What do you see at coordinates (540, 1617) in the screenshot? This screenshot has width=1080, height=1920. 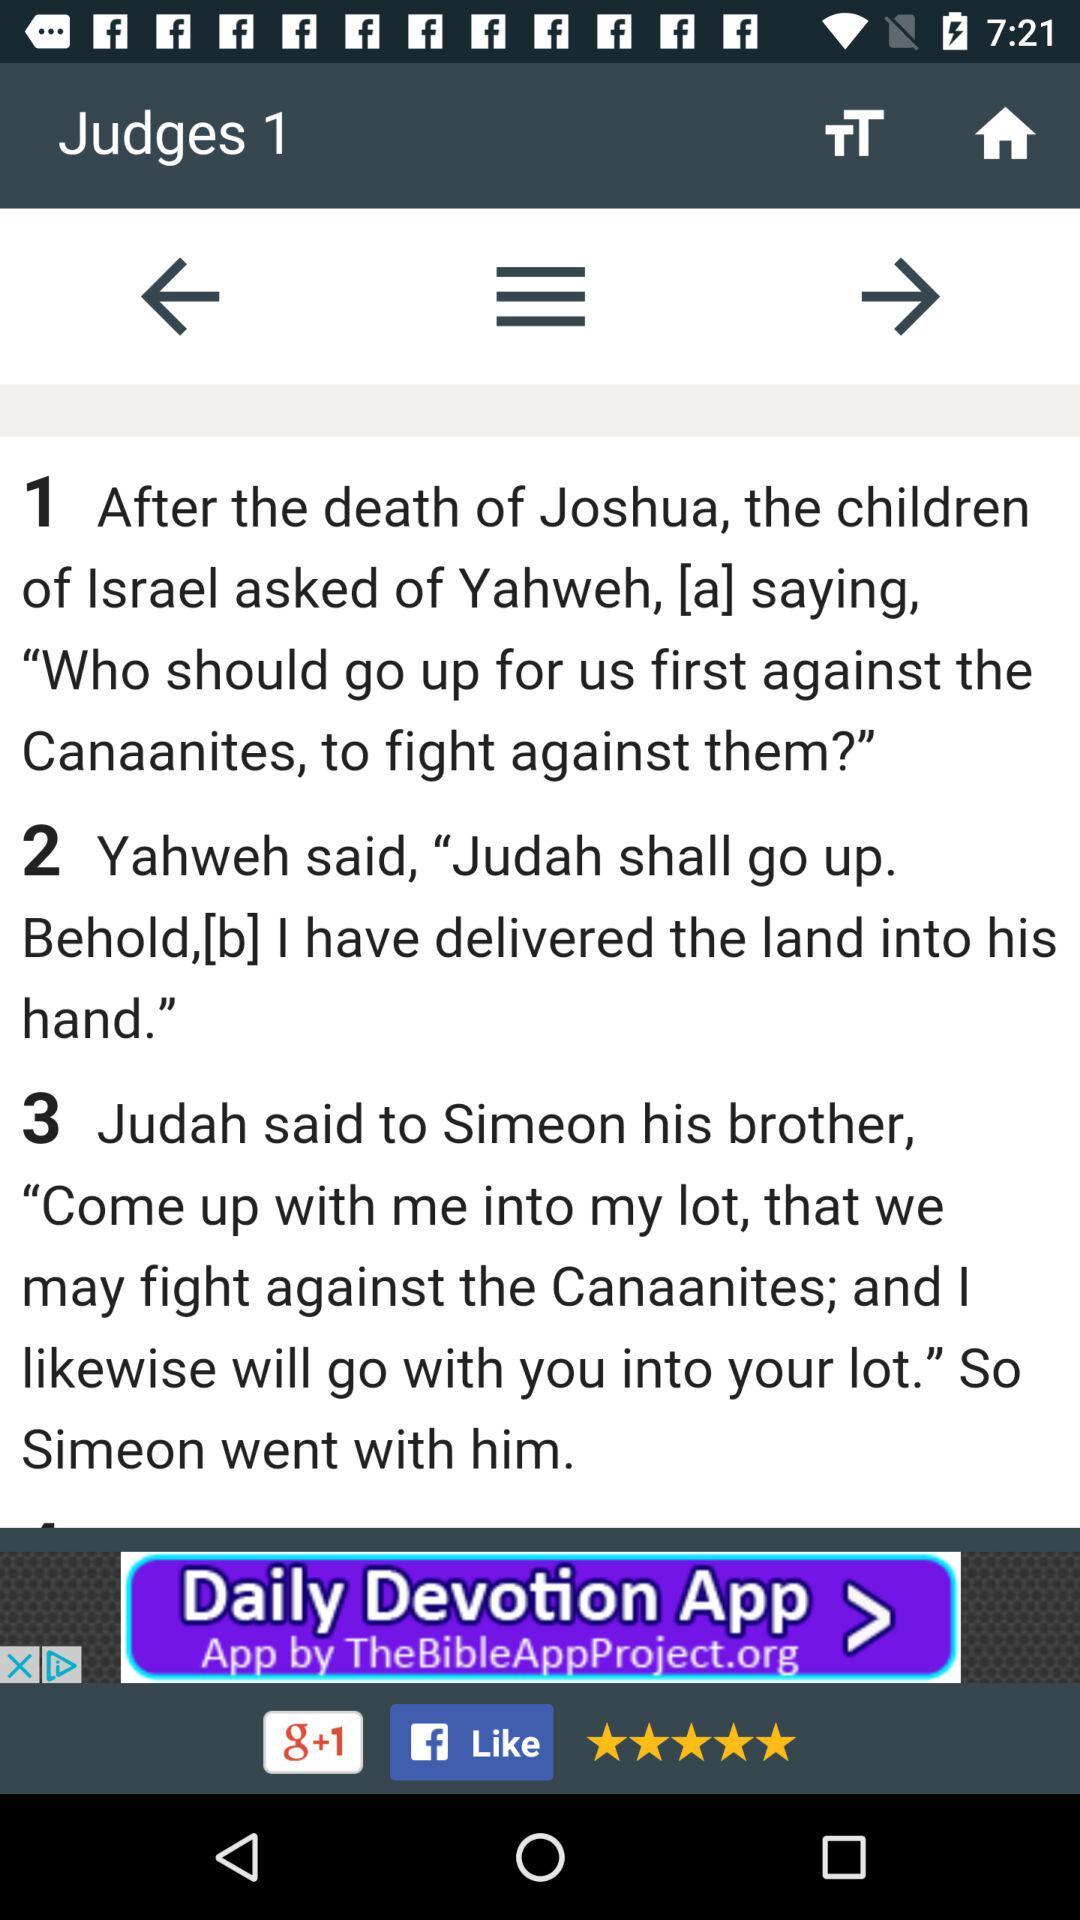 I see `advertisement` at bounding box center [540, 1617].